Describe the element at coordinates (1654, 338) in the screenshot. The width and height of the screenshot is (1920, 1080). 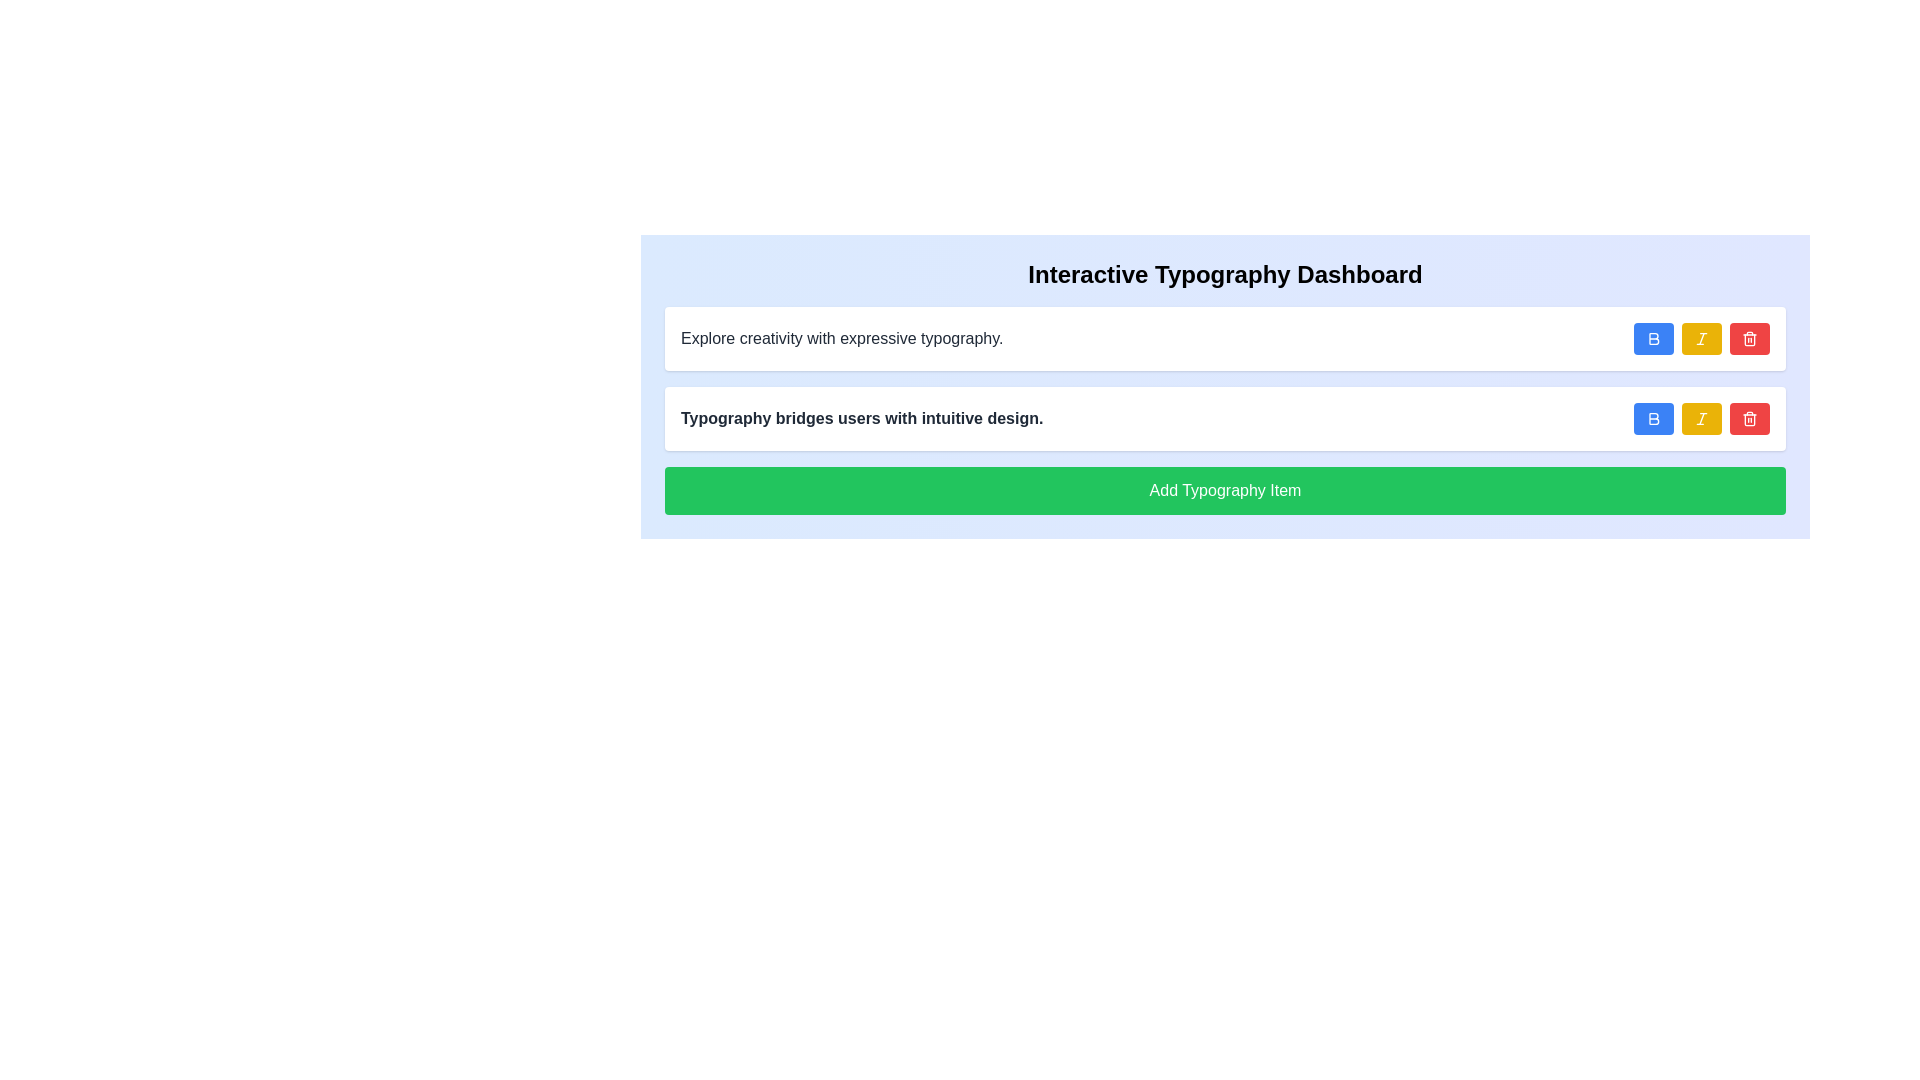
I see `the bold formatting icon located within the button group to the right of the text input field in the top-row entry of the interactive typography dashboard` at that location.